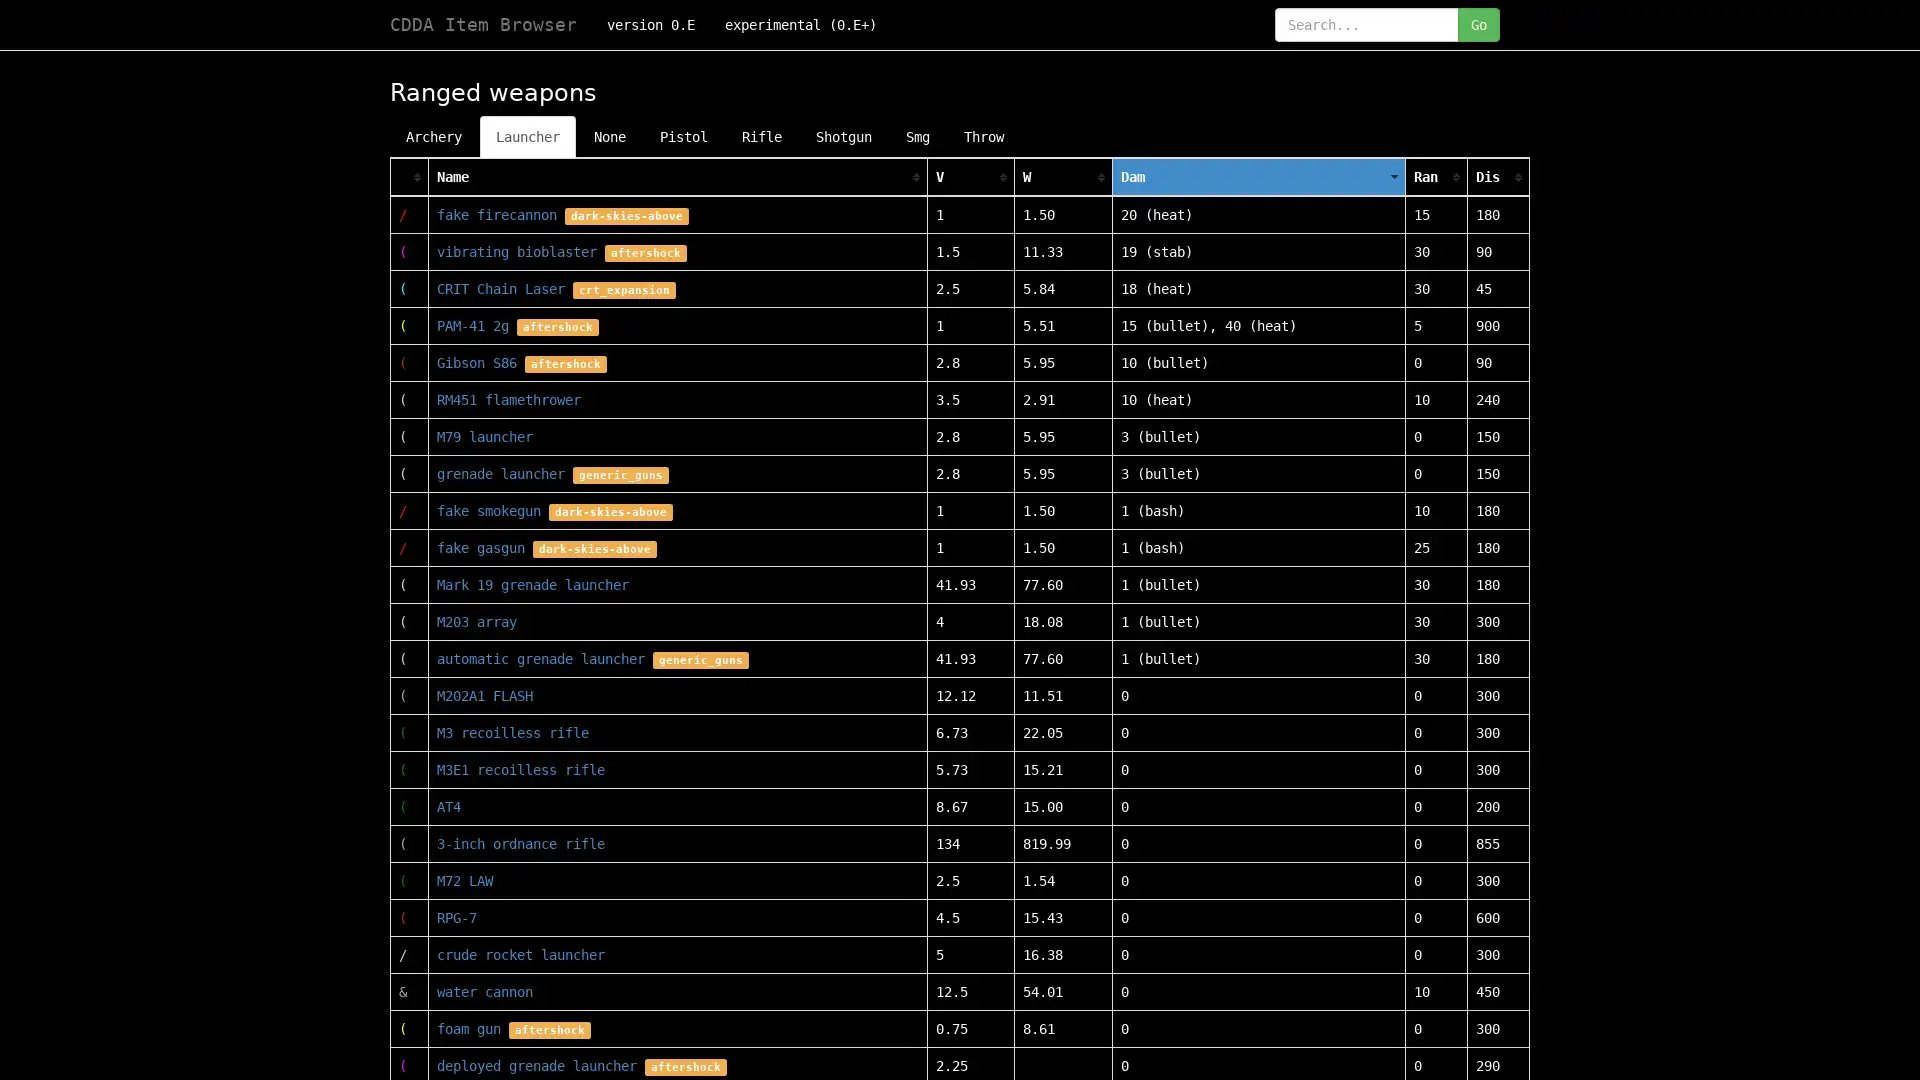 This screenshot has width=1920, height=1080. I want to click on Go, so click(1478, 24).